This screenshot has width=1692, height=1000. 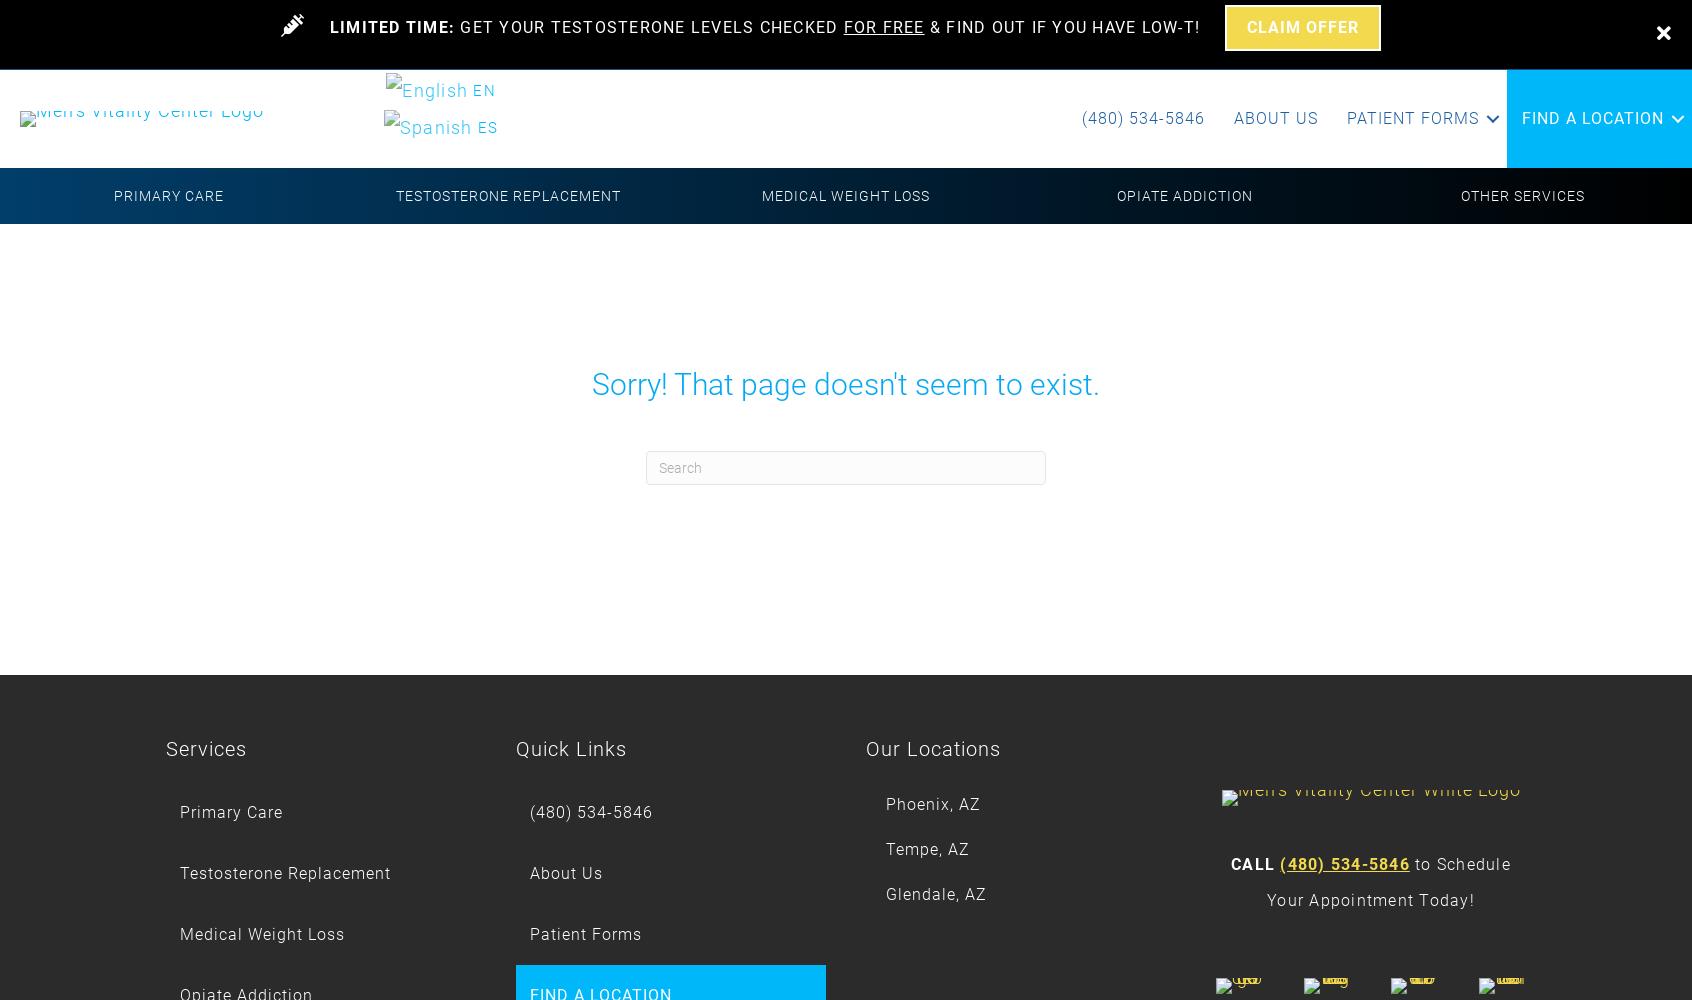 I want to click on 'Other Services', so click(x=1522, y=195).